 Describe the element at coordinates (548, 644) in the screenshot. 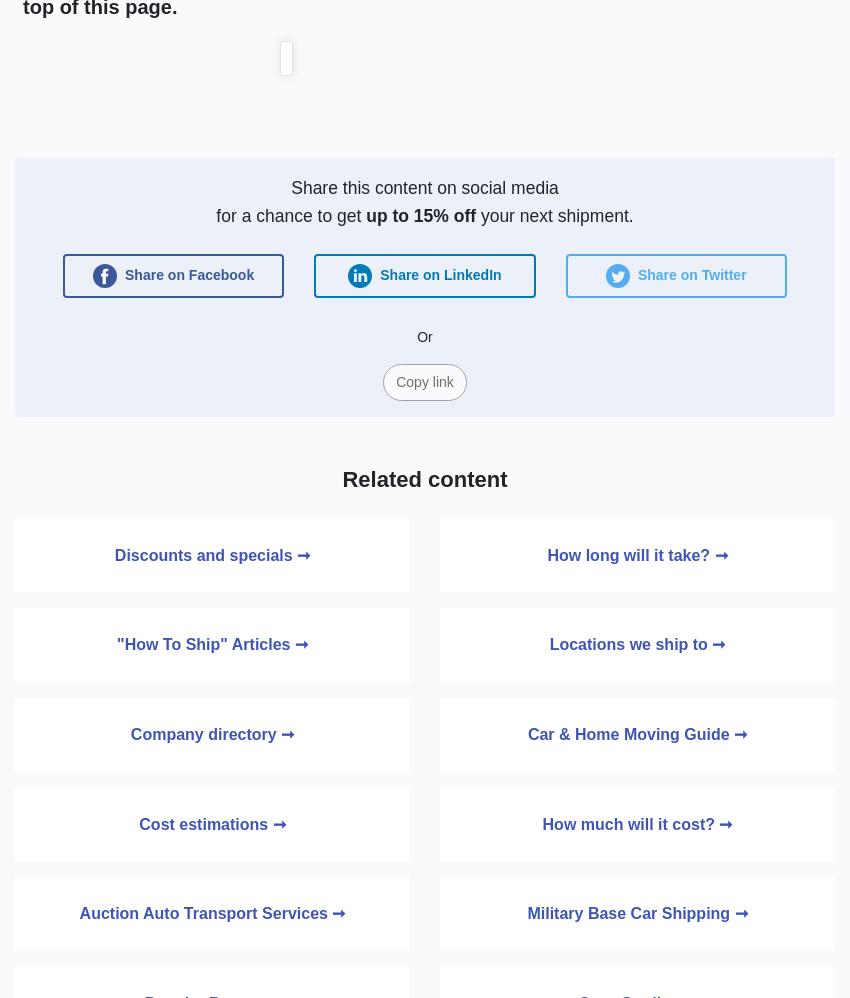

I see `'Locations we ship to ➞'` at that location.